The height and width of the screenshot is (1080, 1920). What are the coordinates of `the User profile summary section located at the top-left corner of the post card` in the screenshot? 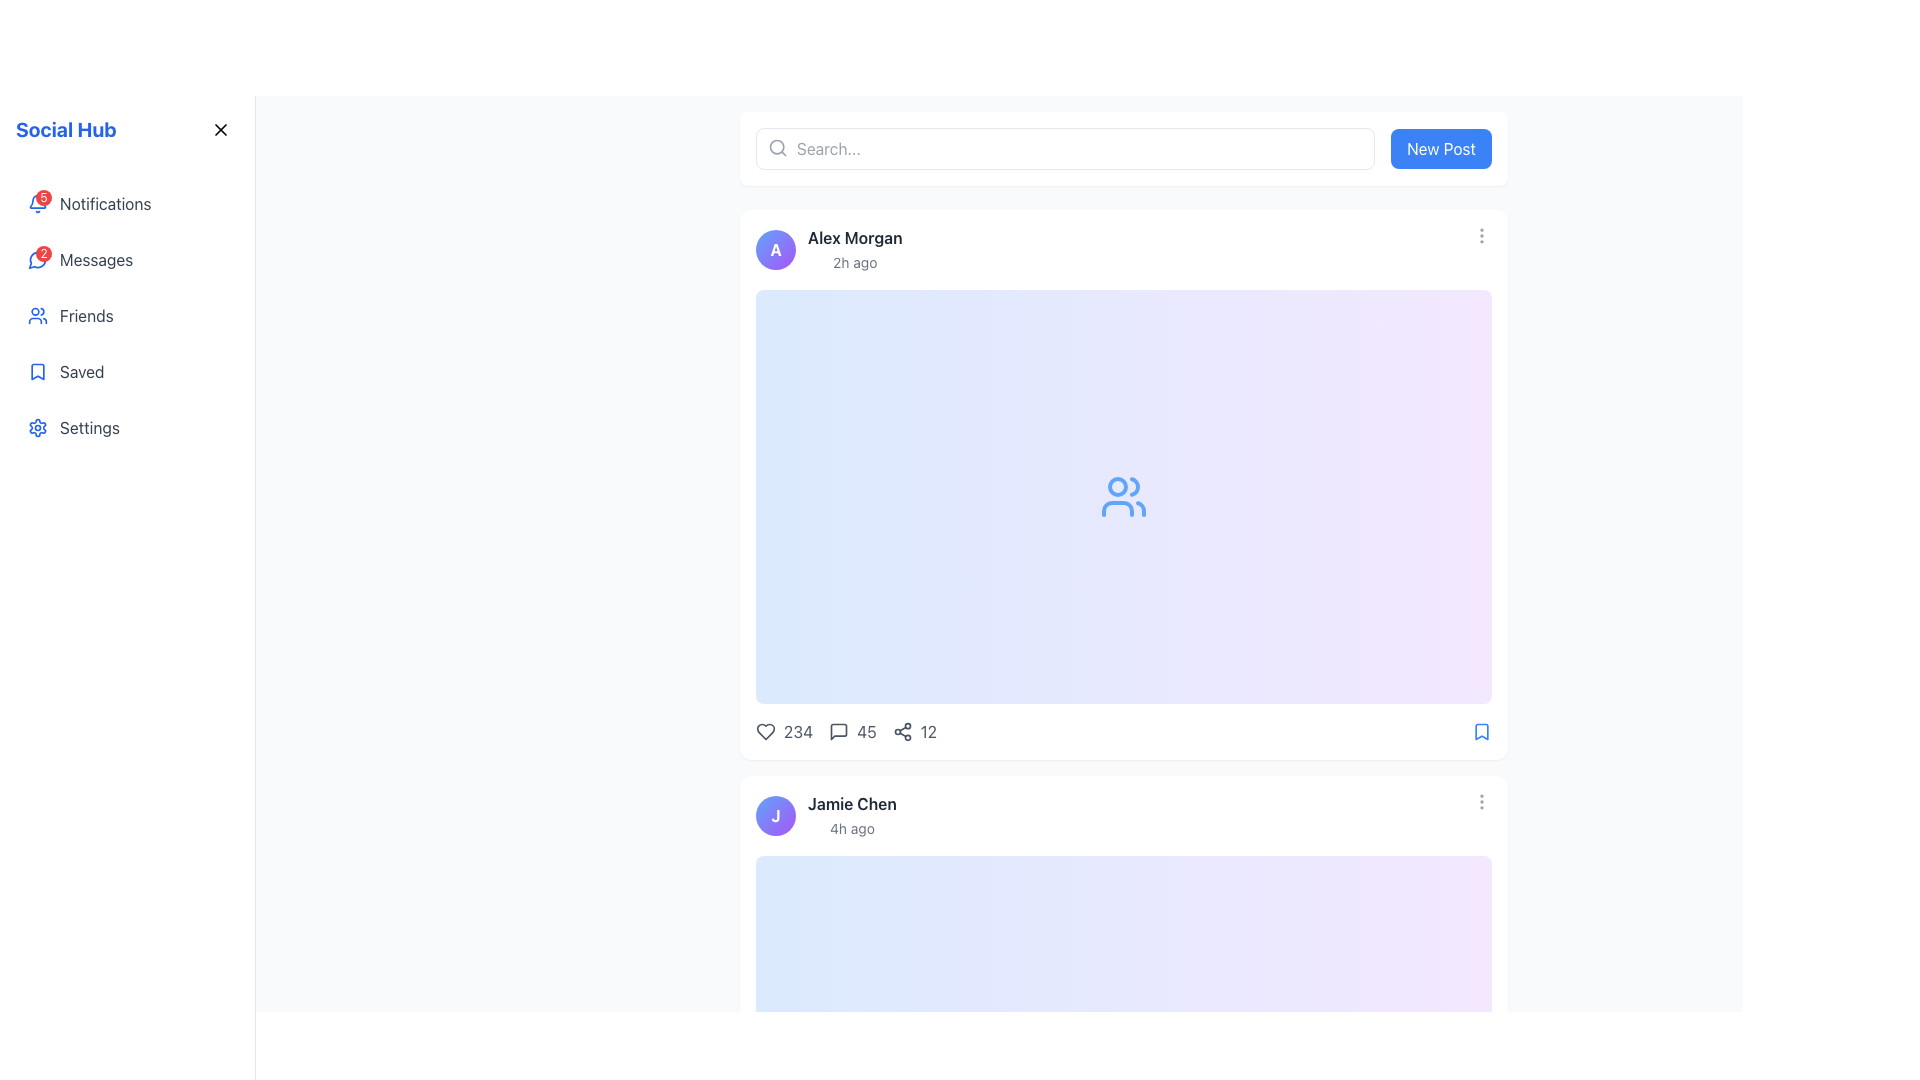 It's located at (825, 816).